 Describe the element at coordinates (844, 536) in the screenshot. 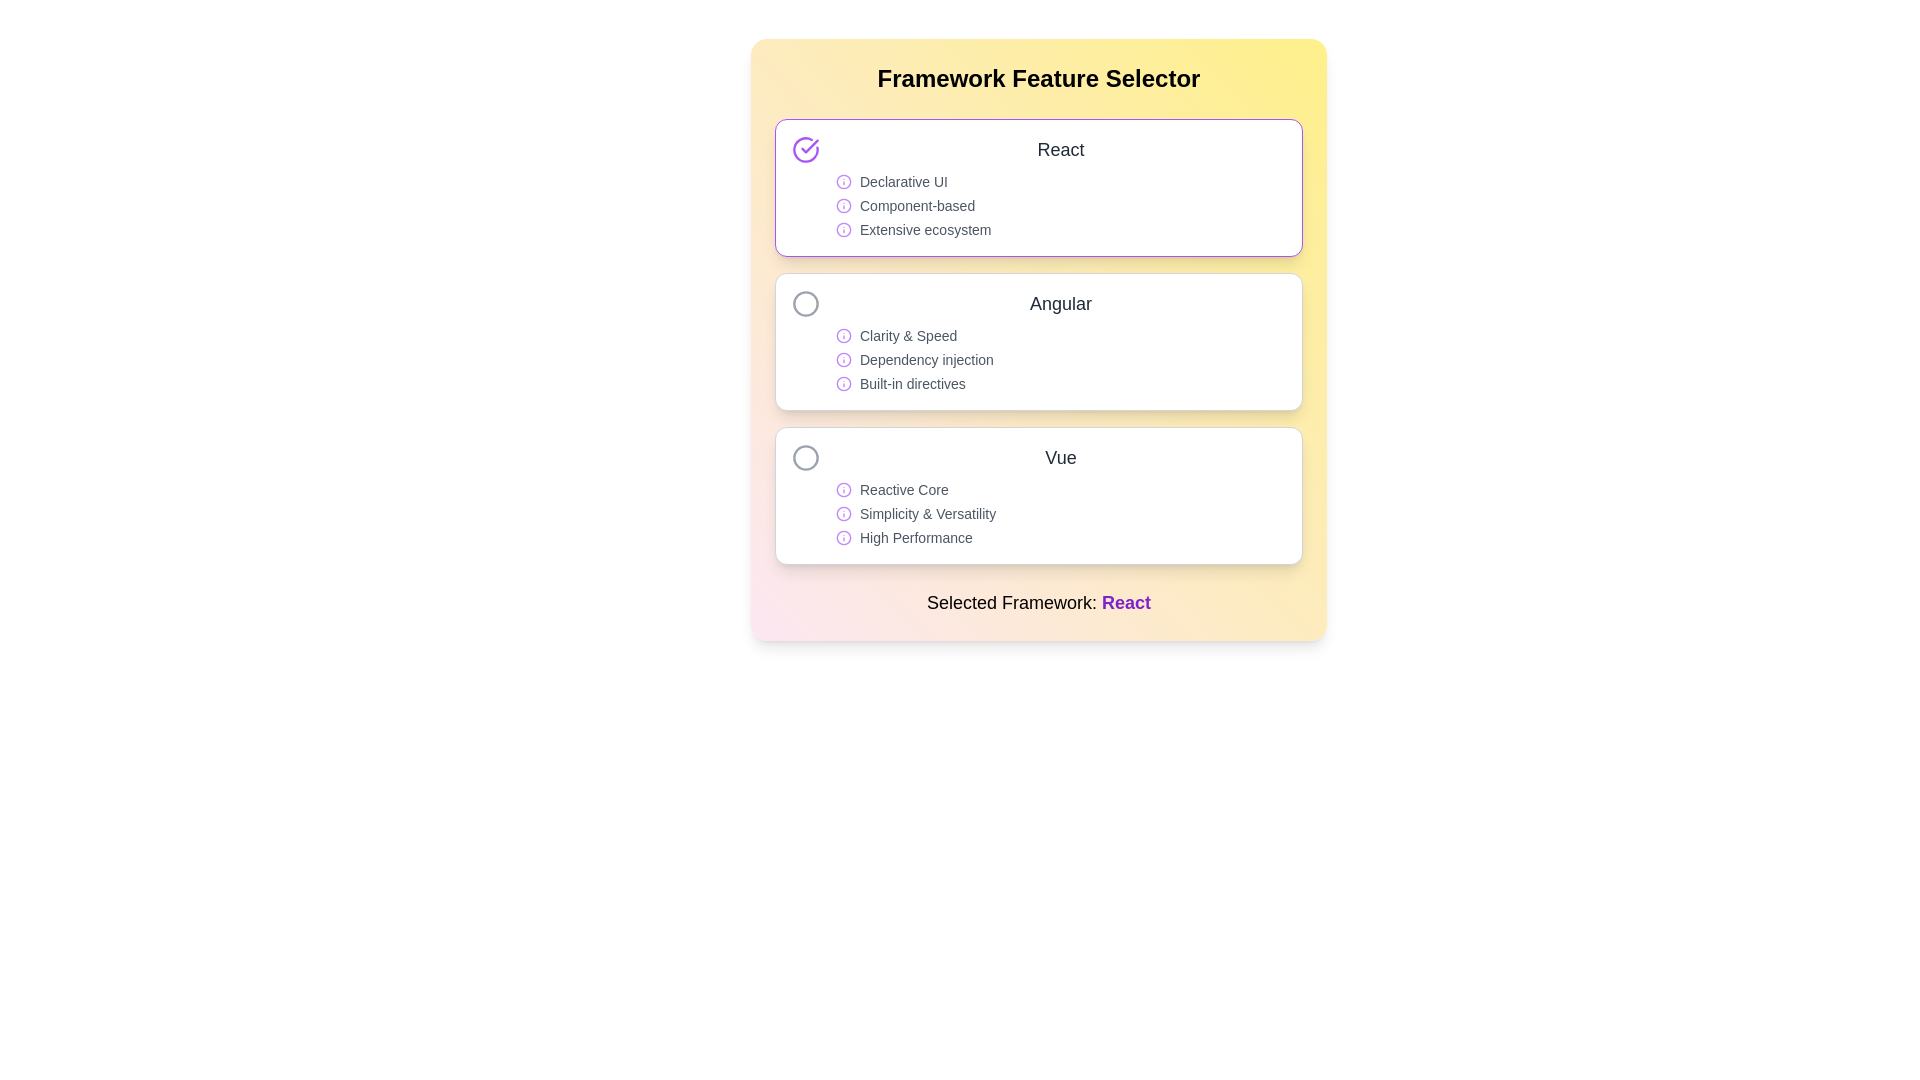

I see `the information icon located to the left of the 'High Performance' text in the Vue framework features section of the card` at that location.